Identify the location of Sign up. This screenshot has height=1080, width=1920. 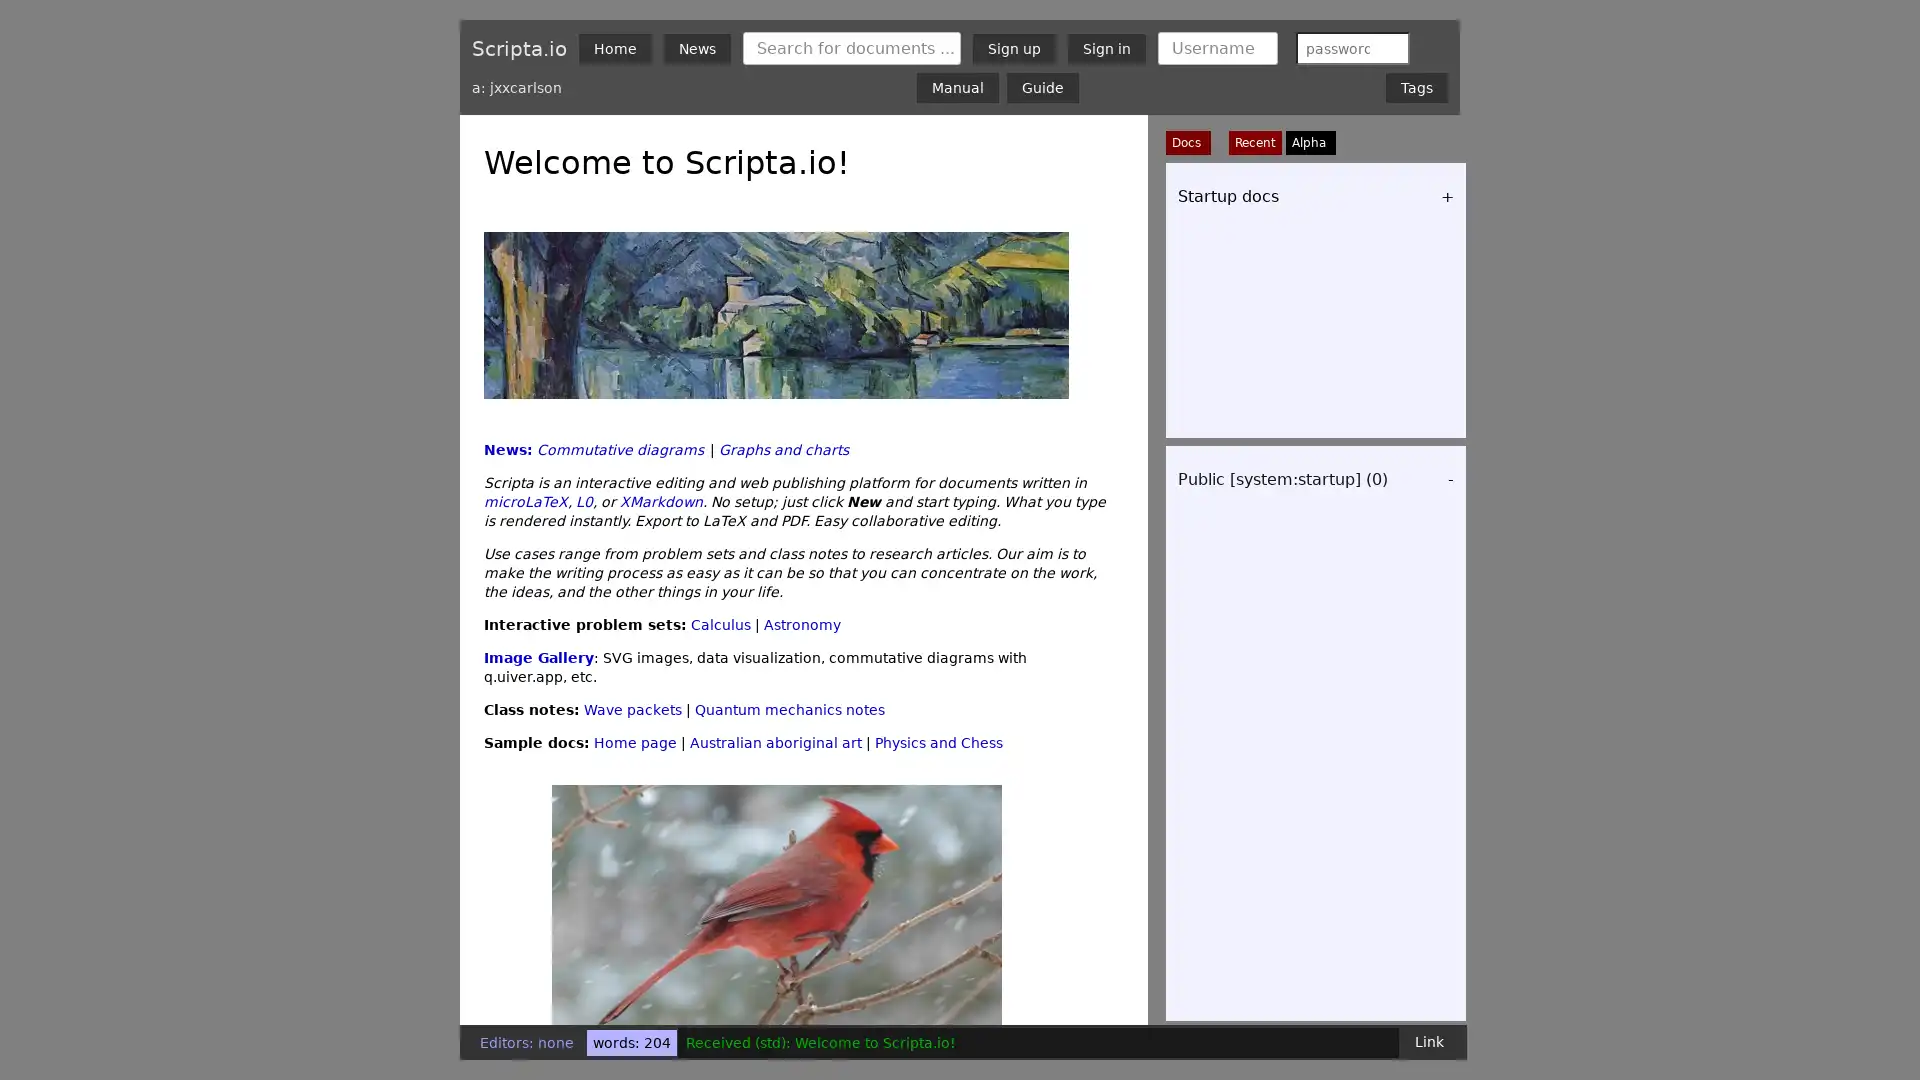
(1014, 46).